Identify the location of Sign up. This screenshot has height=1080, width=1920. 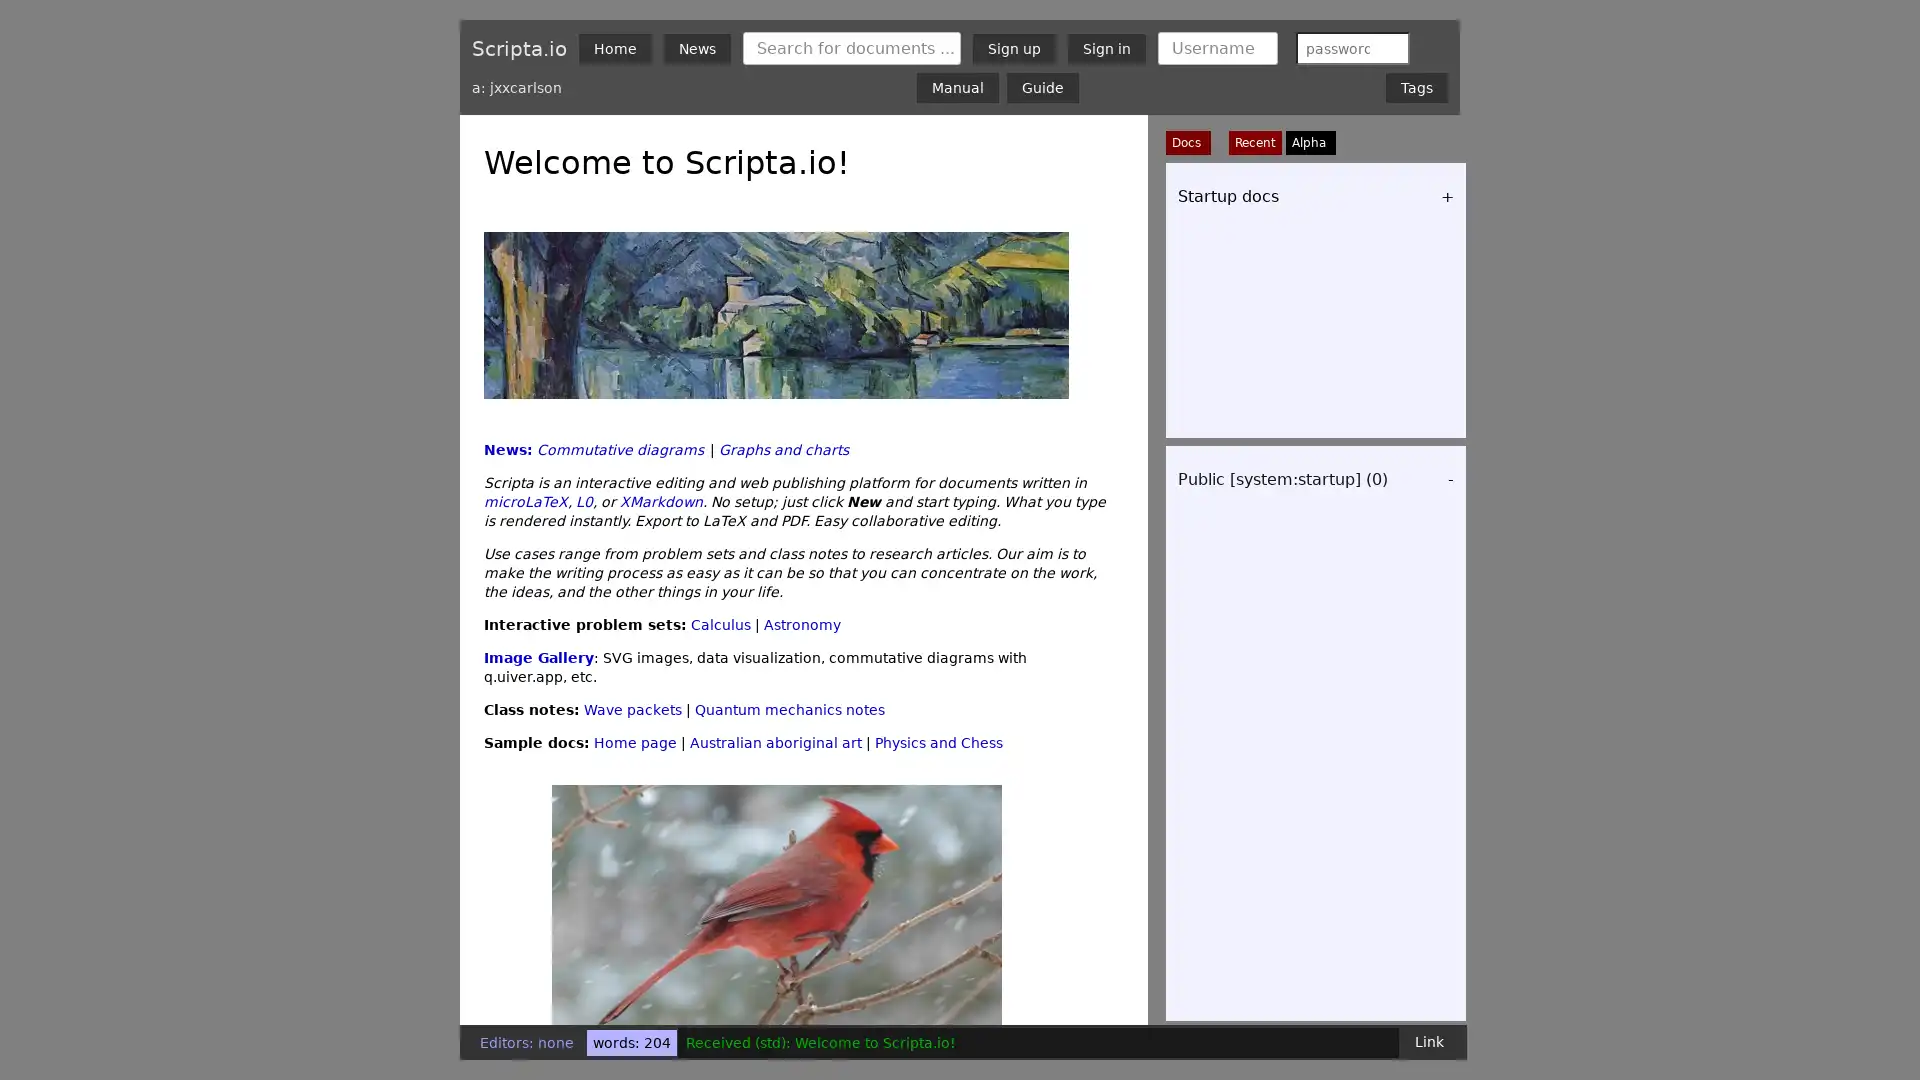
(1014, 46).